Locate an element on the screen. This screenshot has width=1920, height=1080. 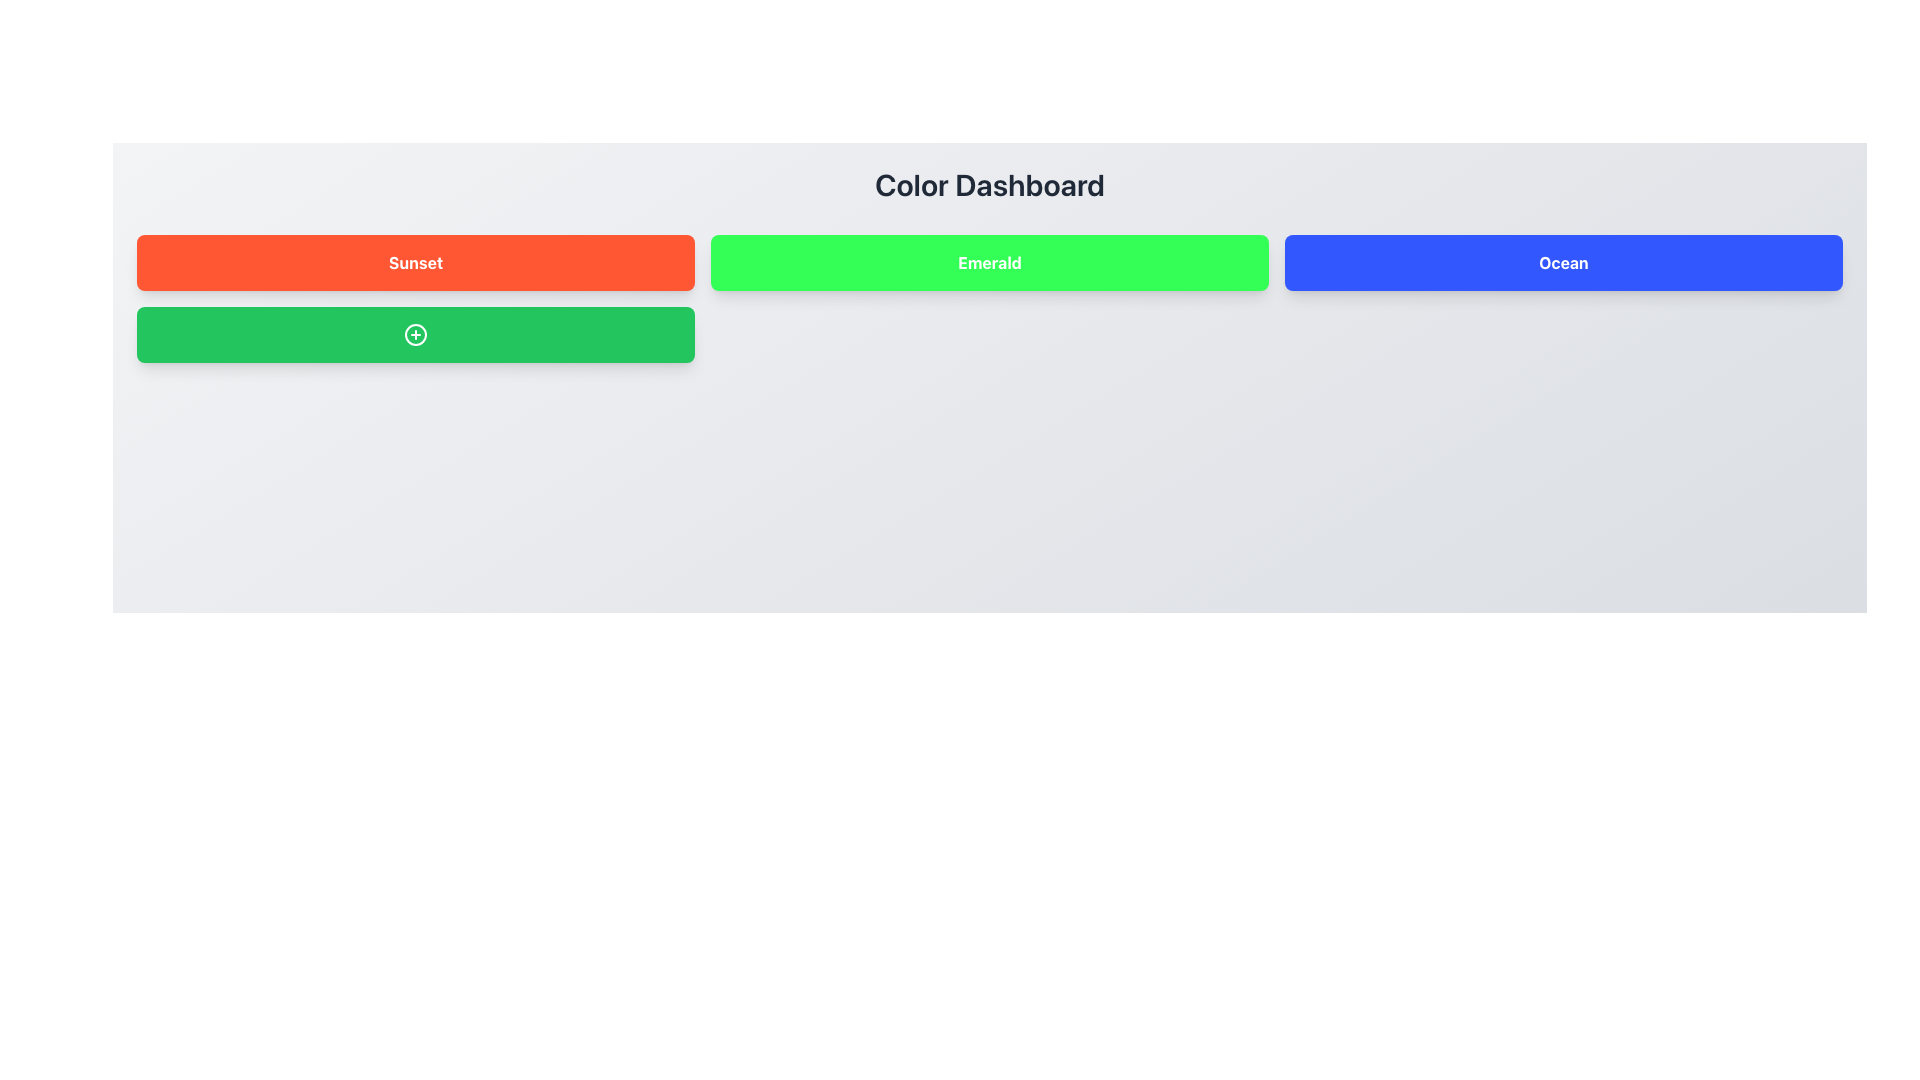
the bright green button labeled 'Emerald' to trigger a visual change is located at coordinates (989, 261).